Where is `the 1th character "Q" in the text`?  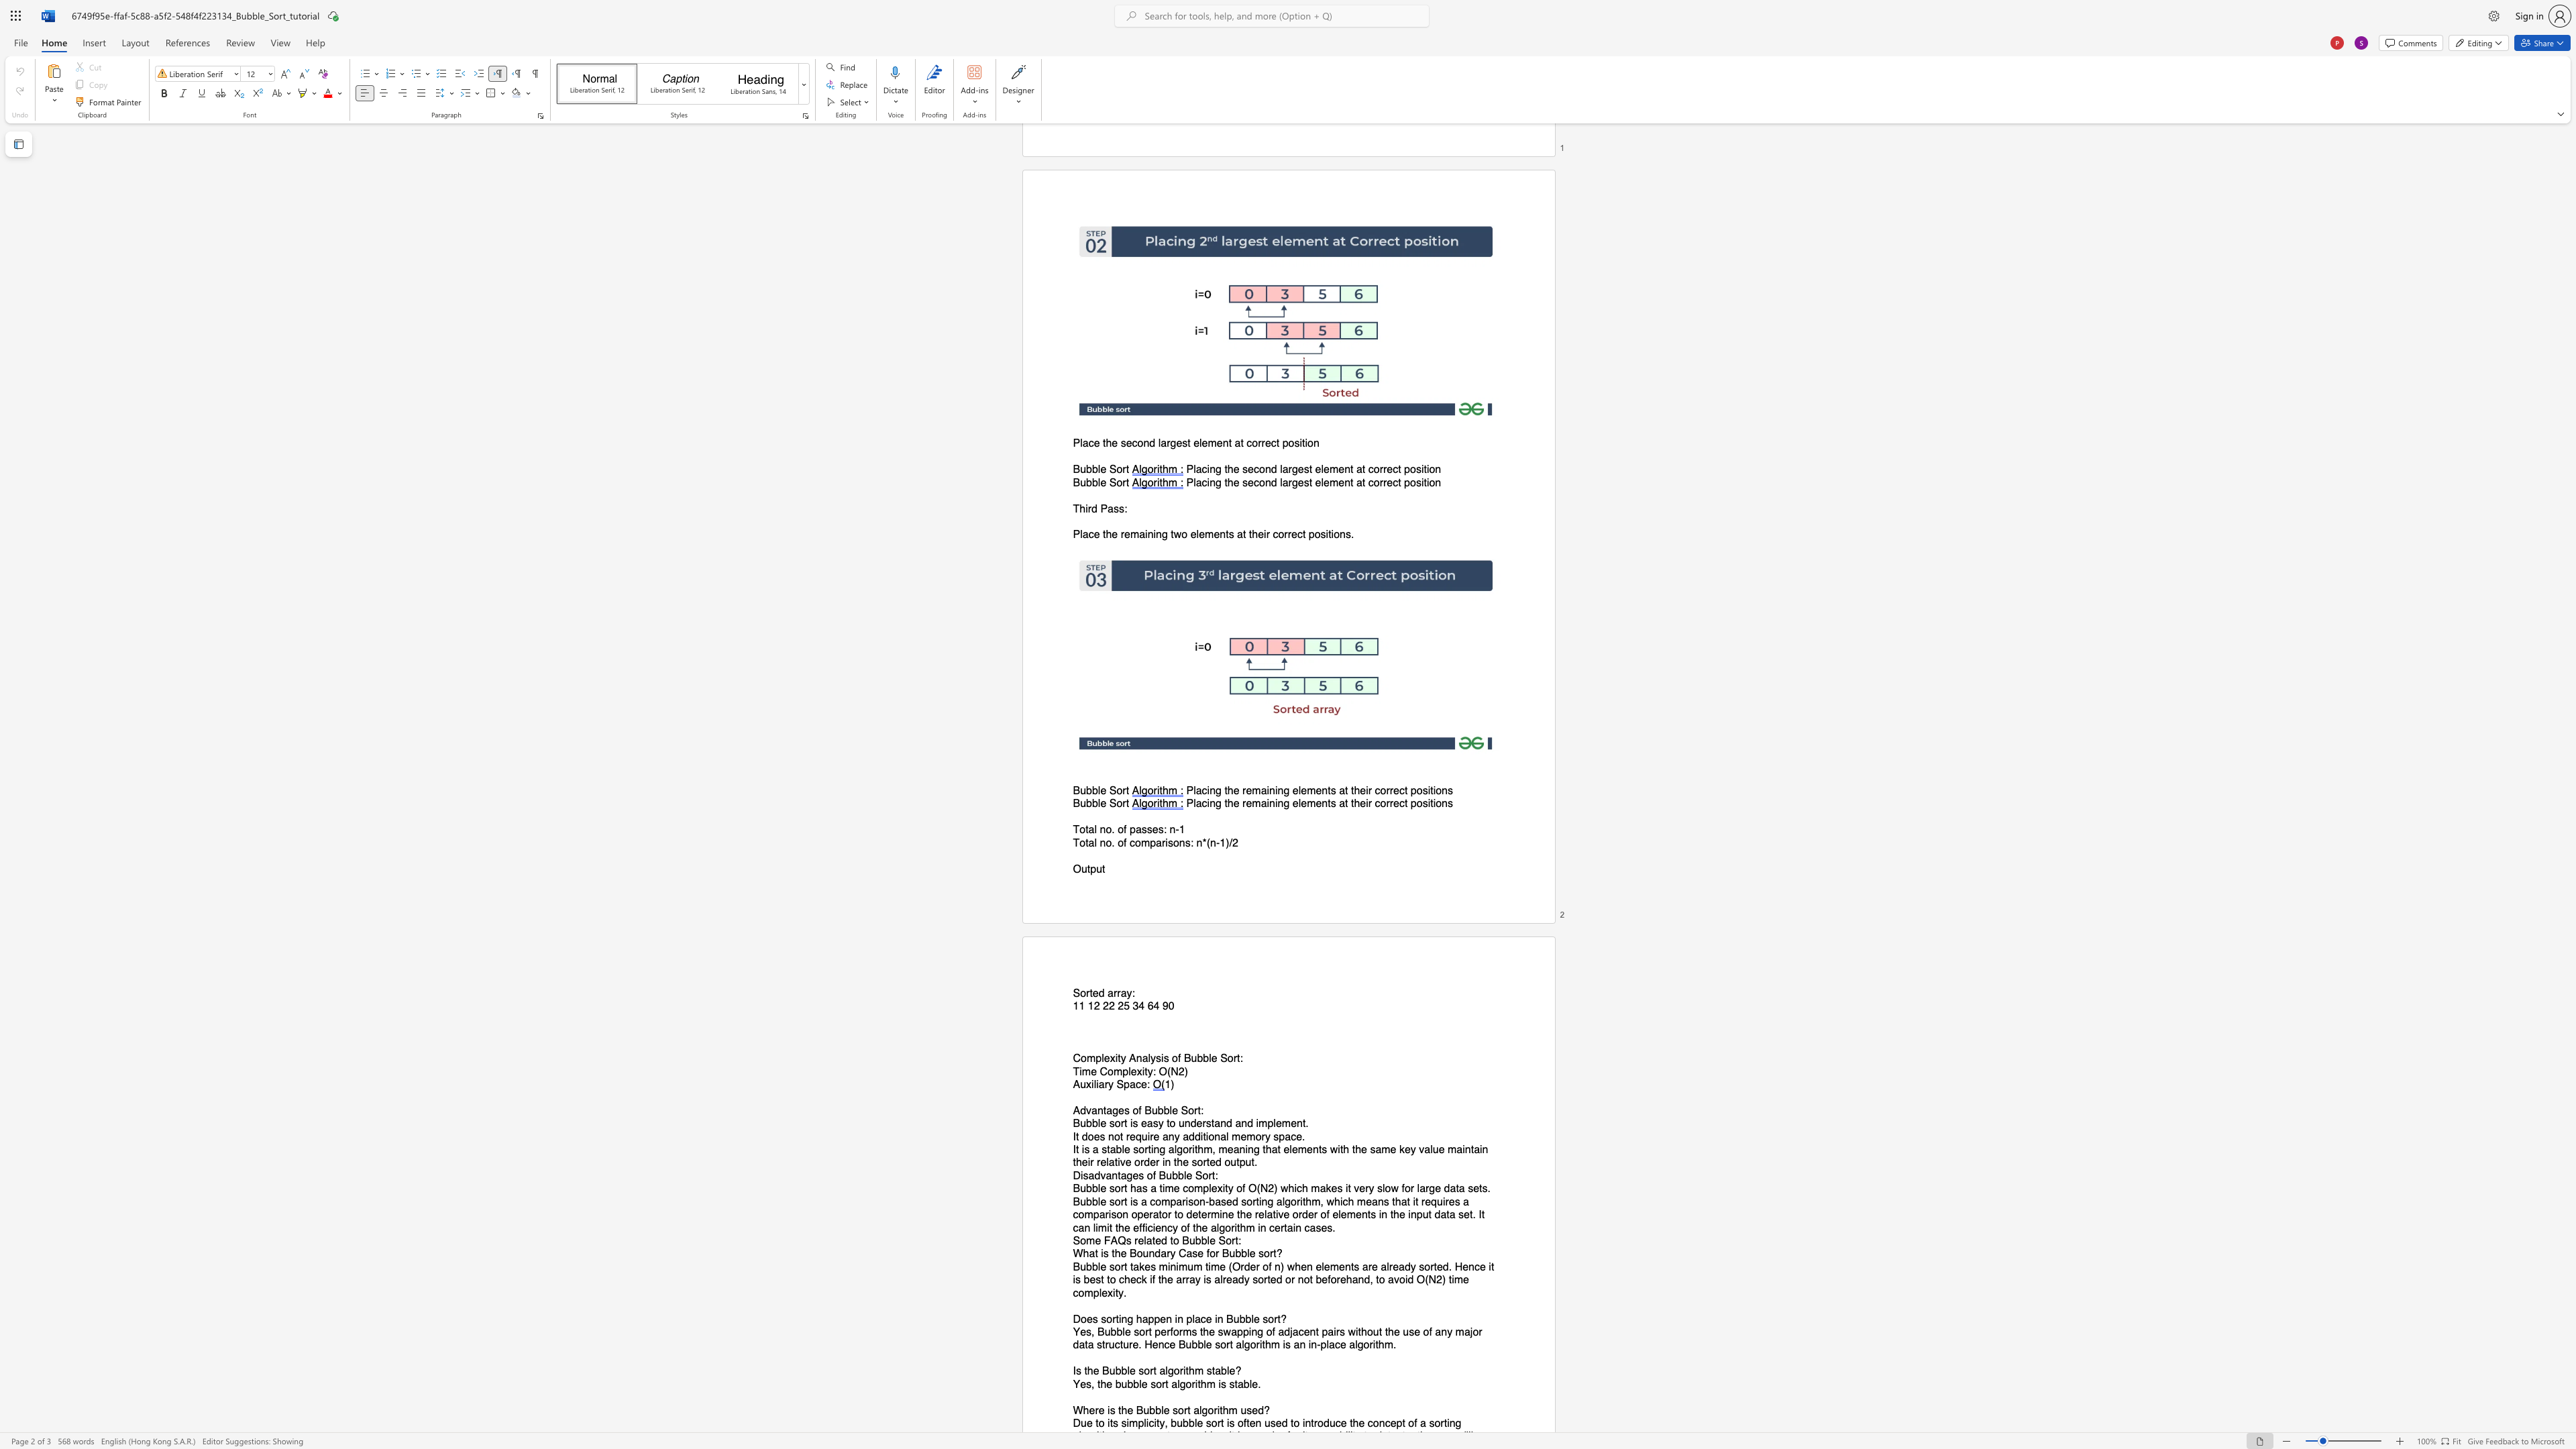
the 1th character "Q" in the text is located at coordinates (1122, 1240).